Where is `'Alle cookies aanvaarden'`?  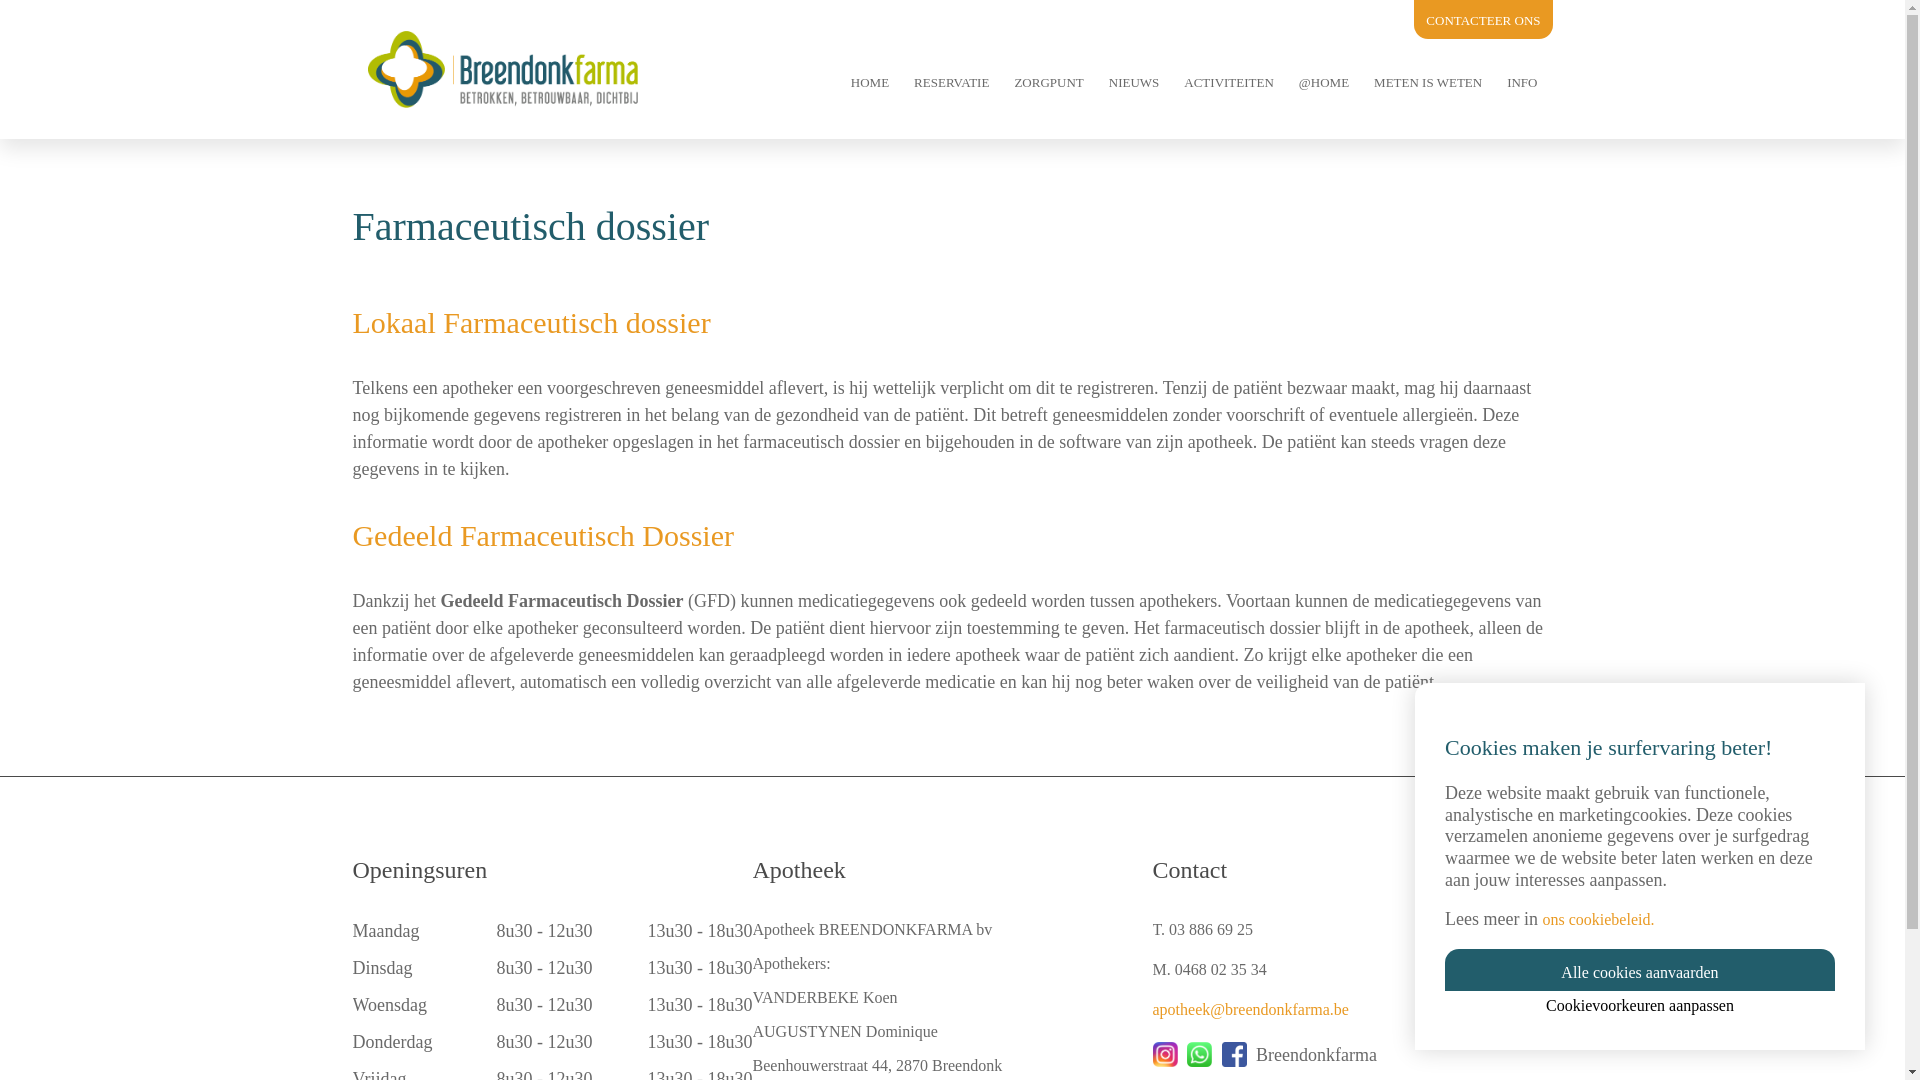
'Alle cookies aanvaarden' is located at coordinates (1640, 968).